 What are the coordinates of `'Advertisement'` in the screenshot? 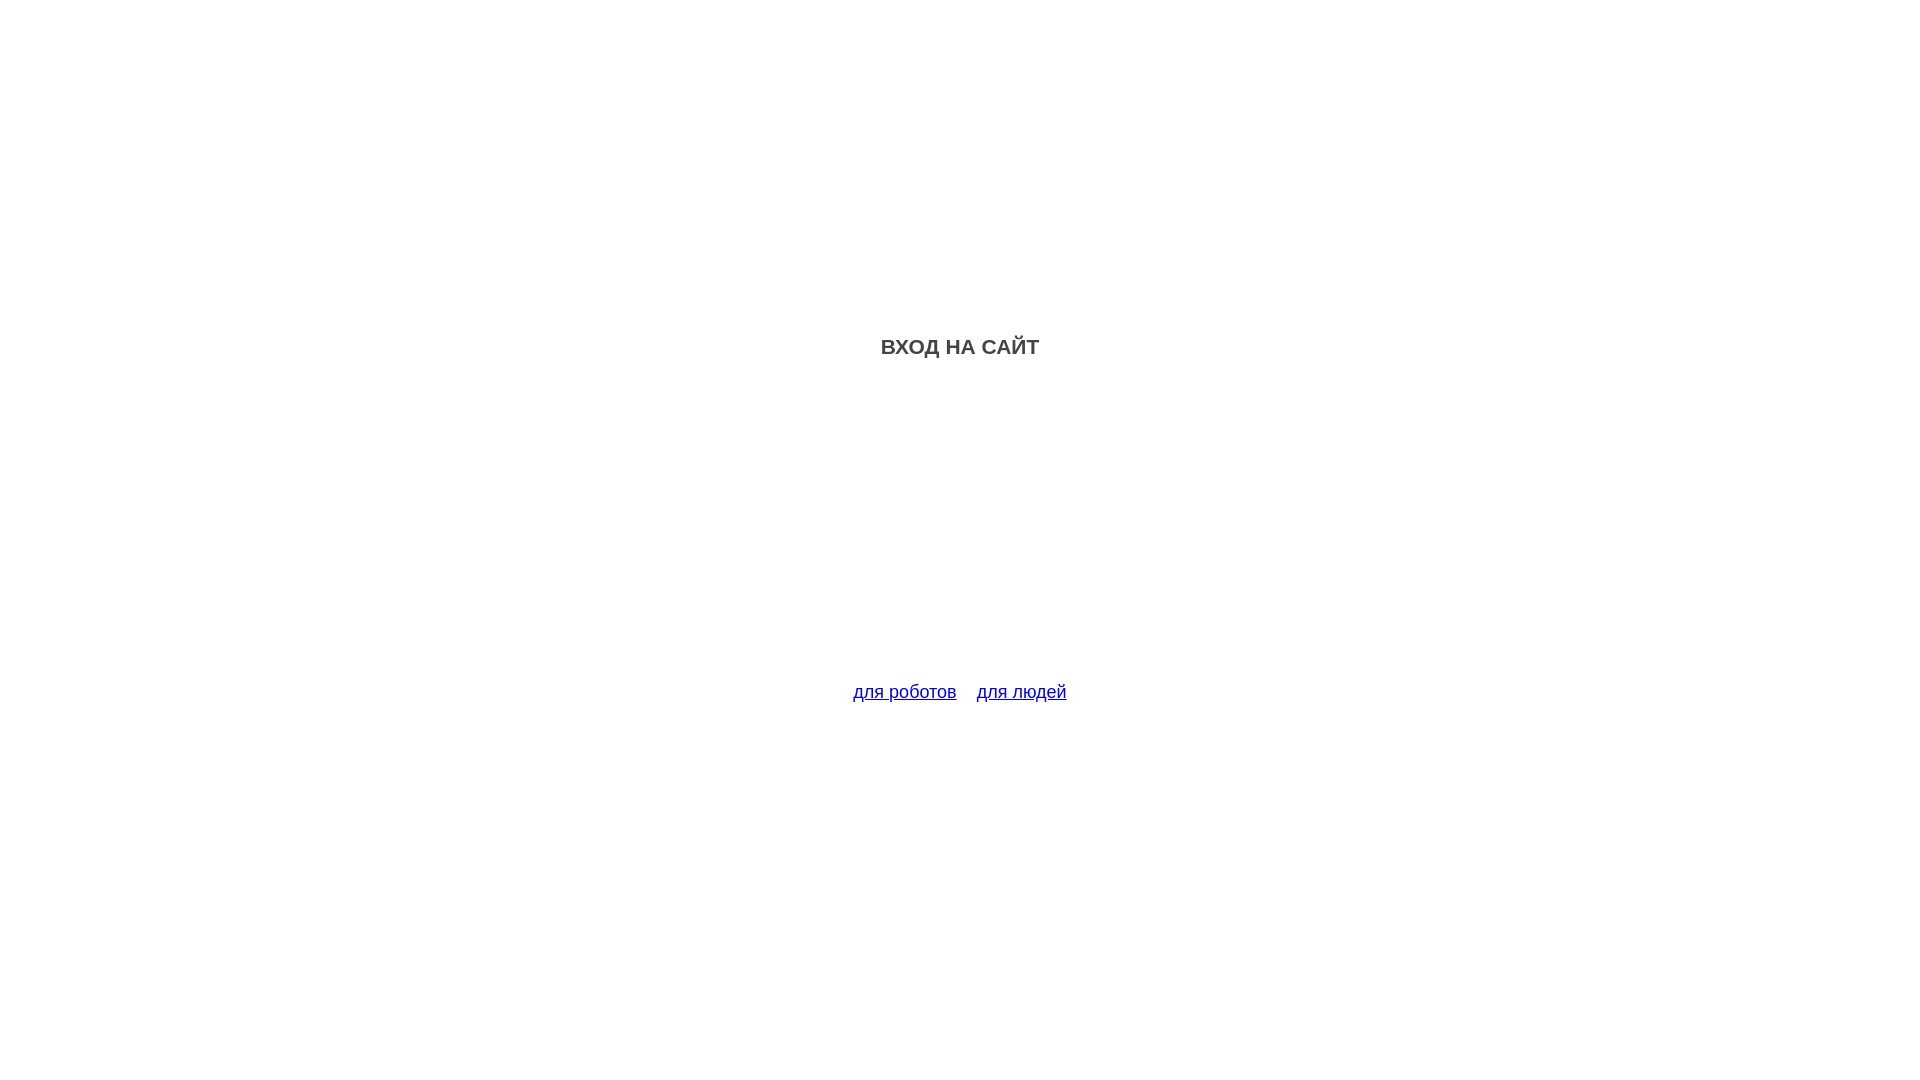 It's located at (960, 531).